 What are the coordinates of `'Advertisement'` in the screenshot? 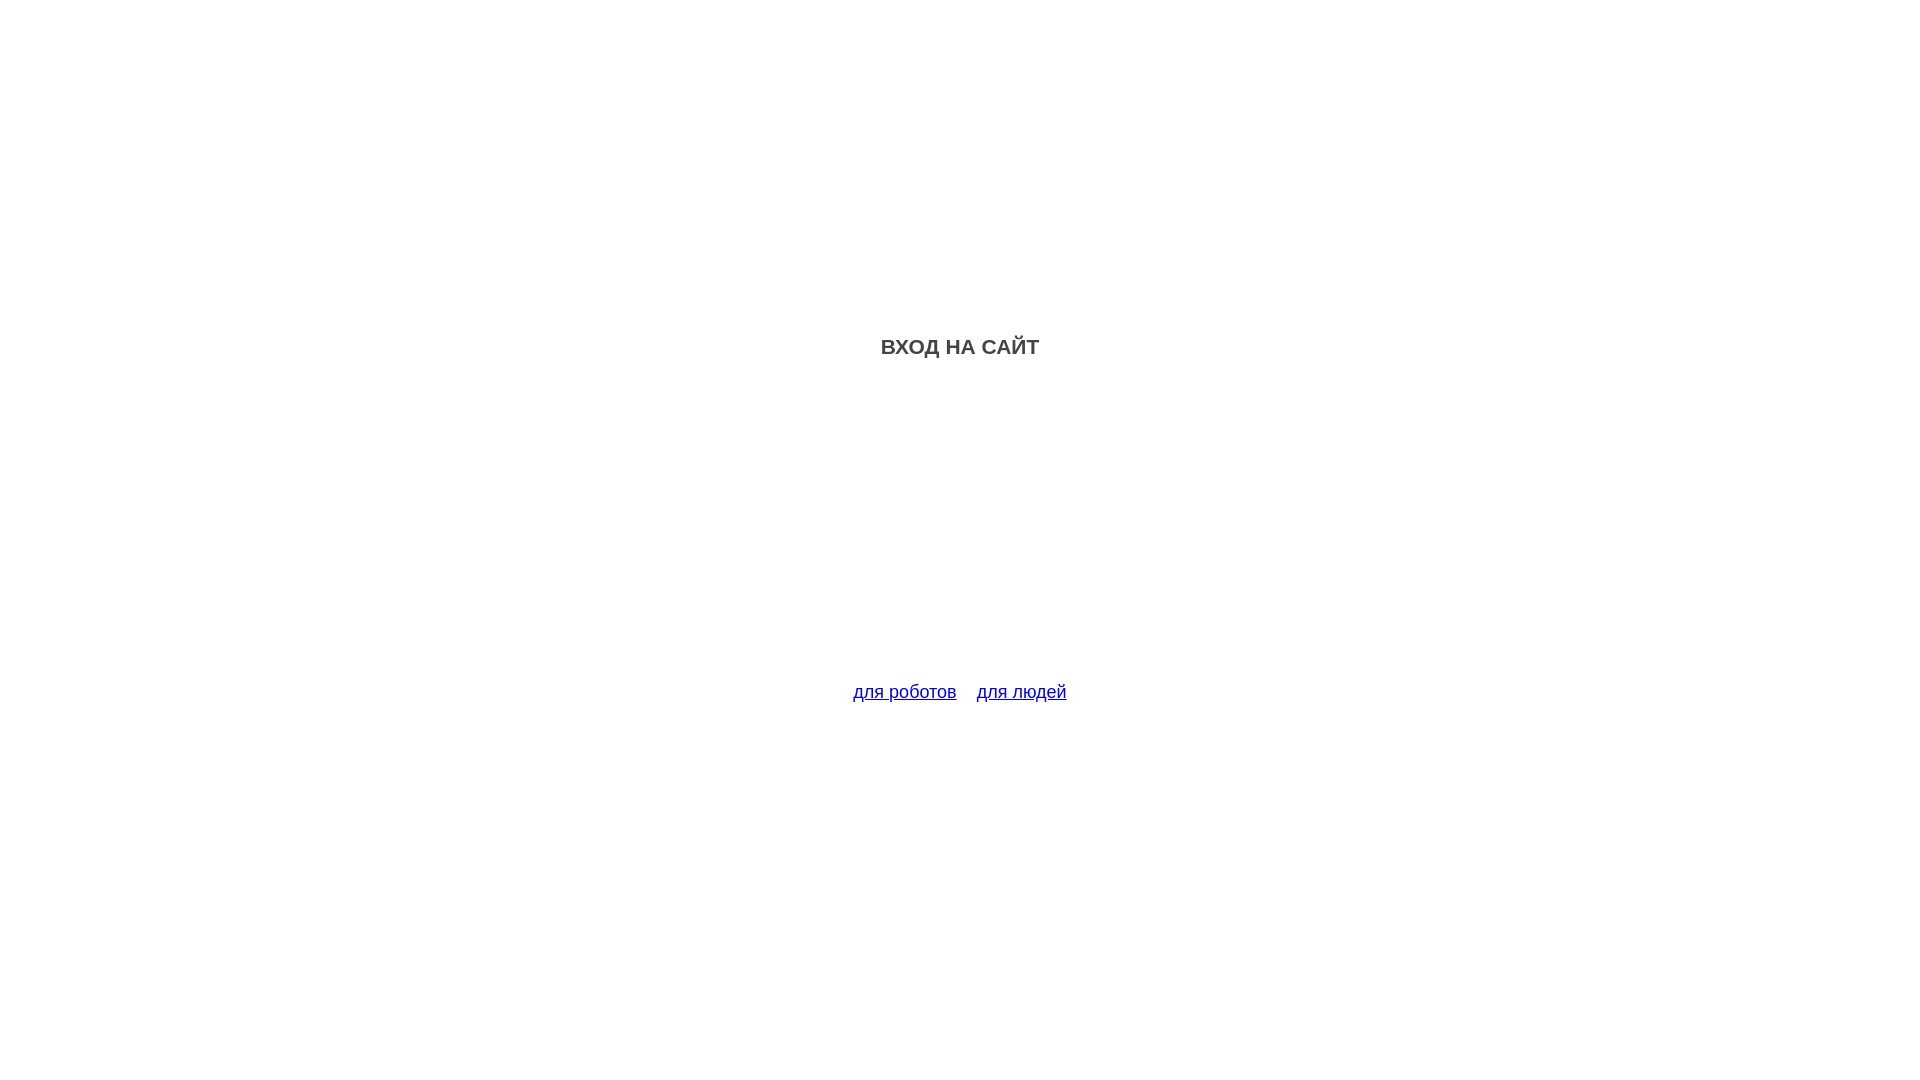 It's located at (960, 531).